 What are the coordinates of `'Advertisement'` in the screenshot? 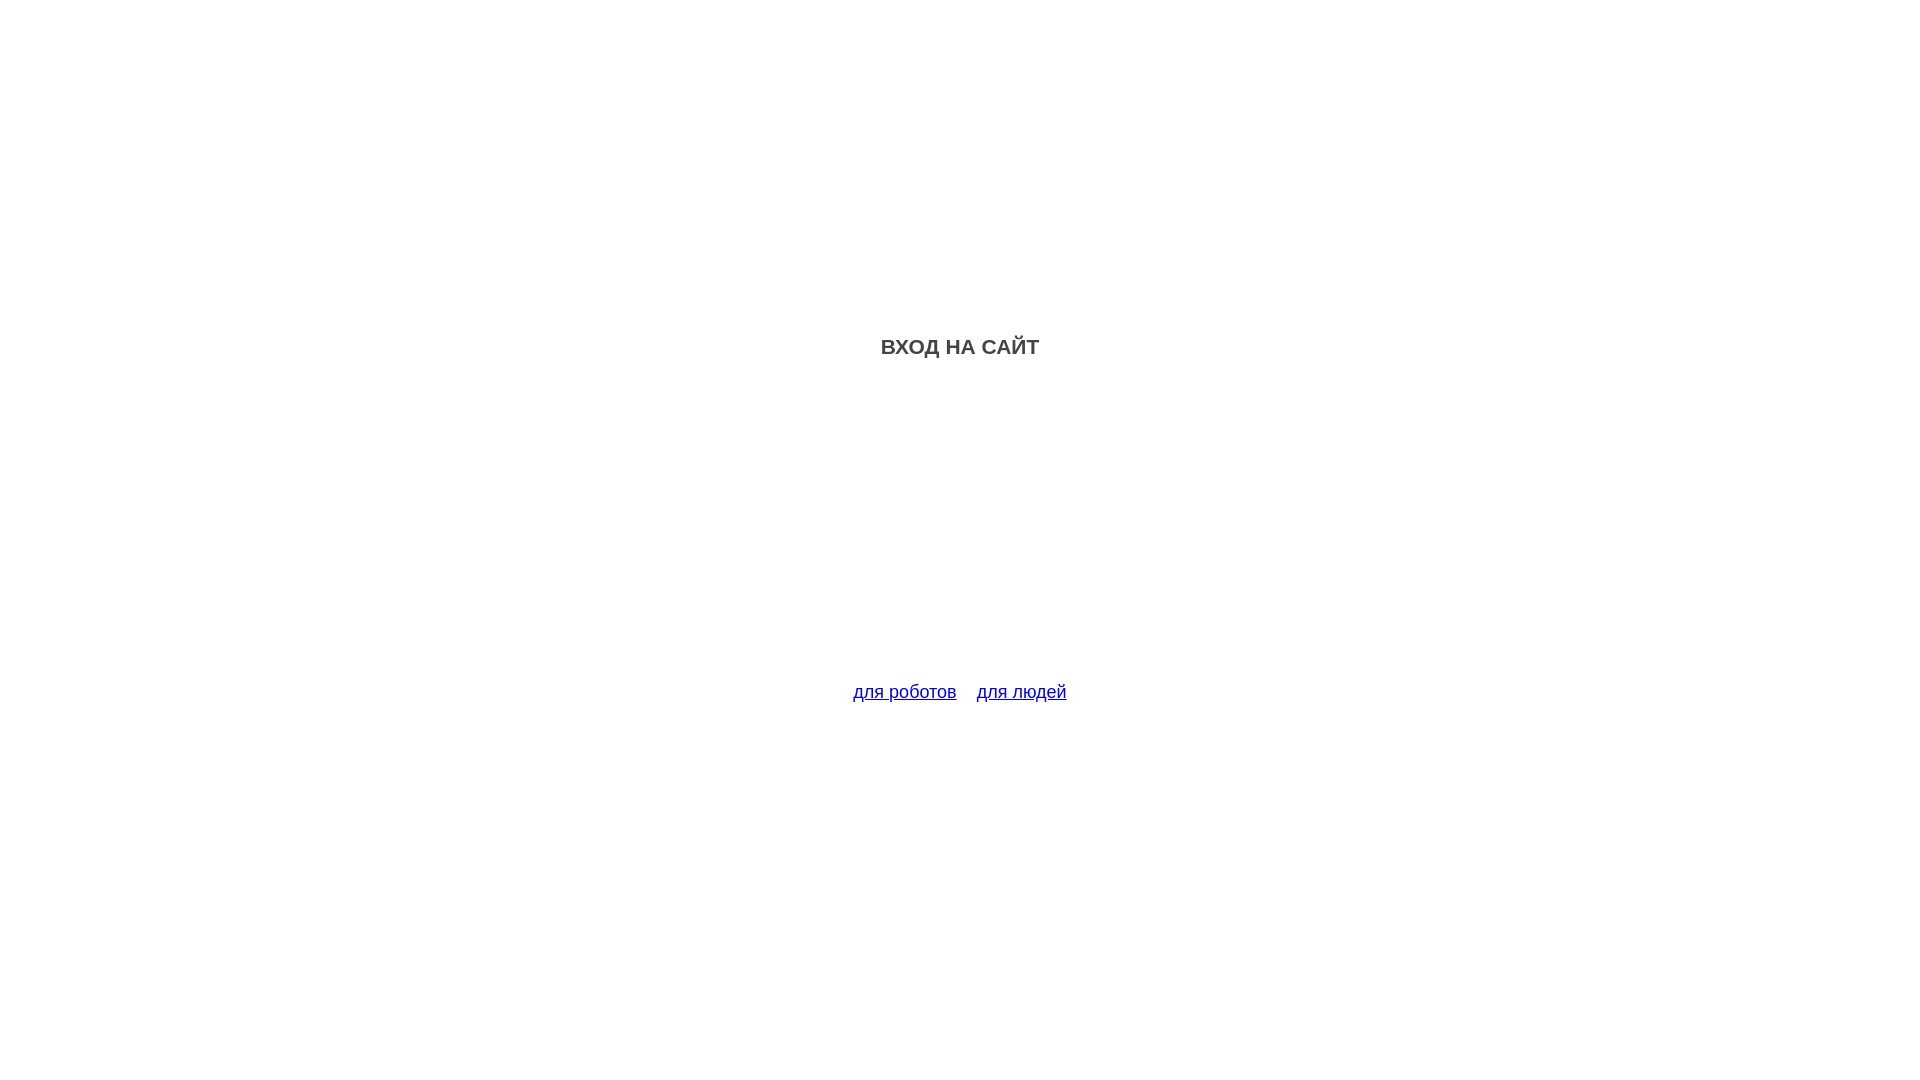 It's located at (960, 531).